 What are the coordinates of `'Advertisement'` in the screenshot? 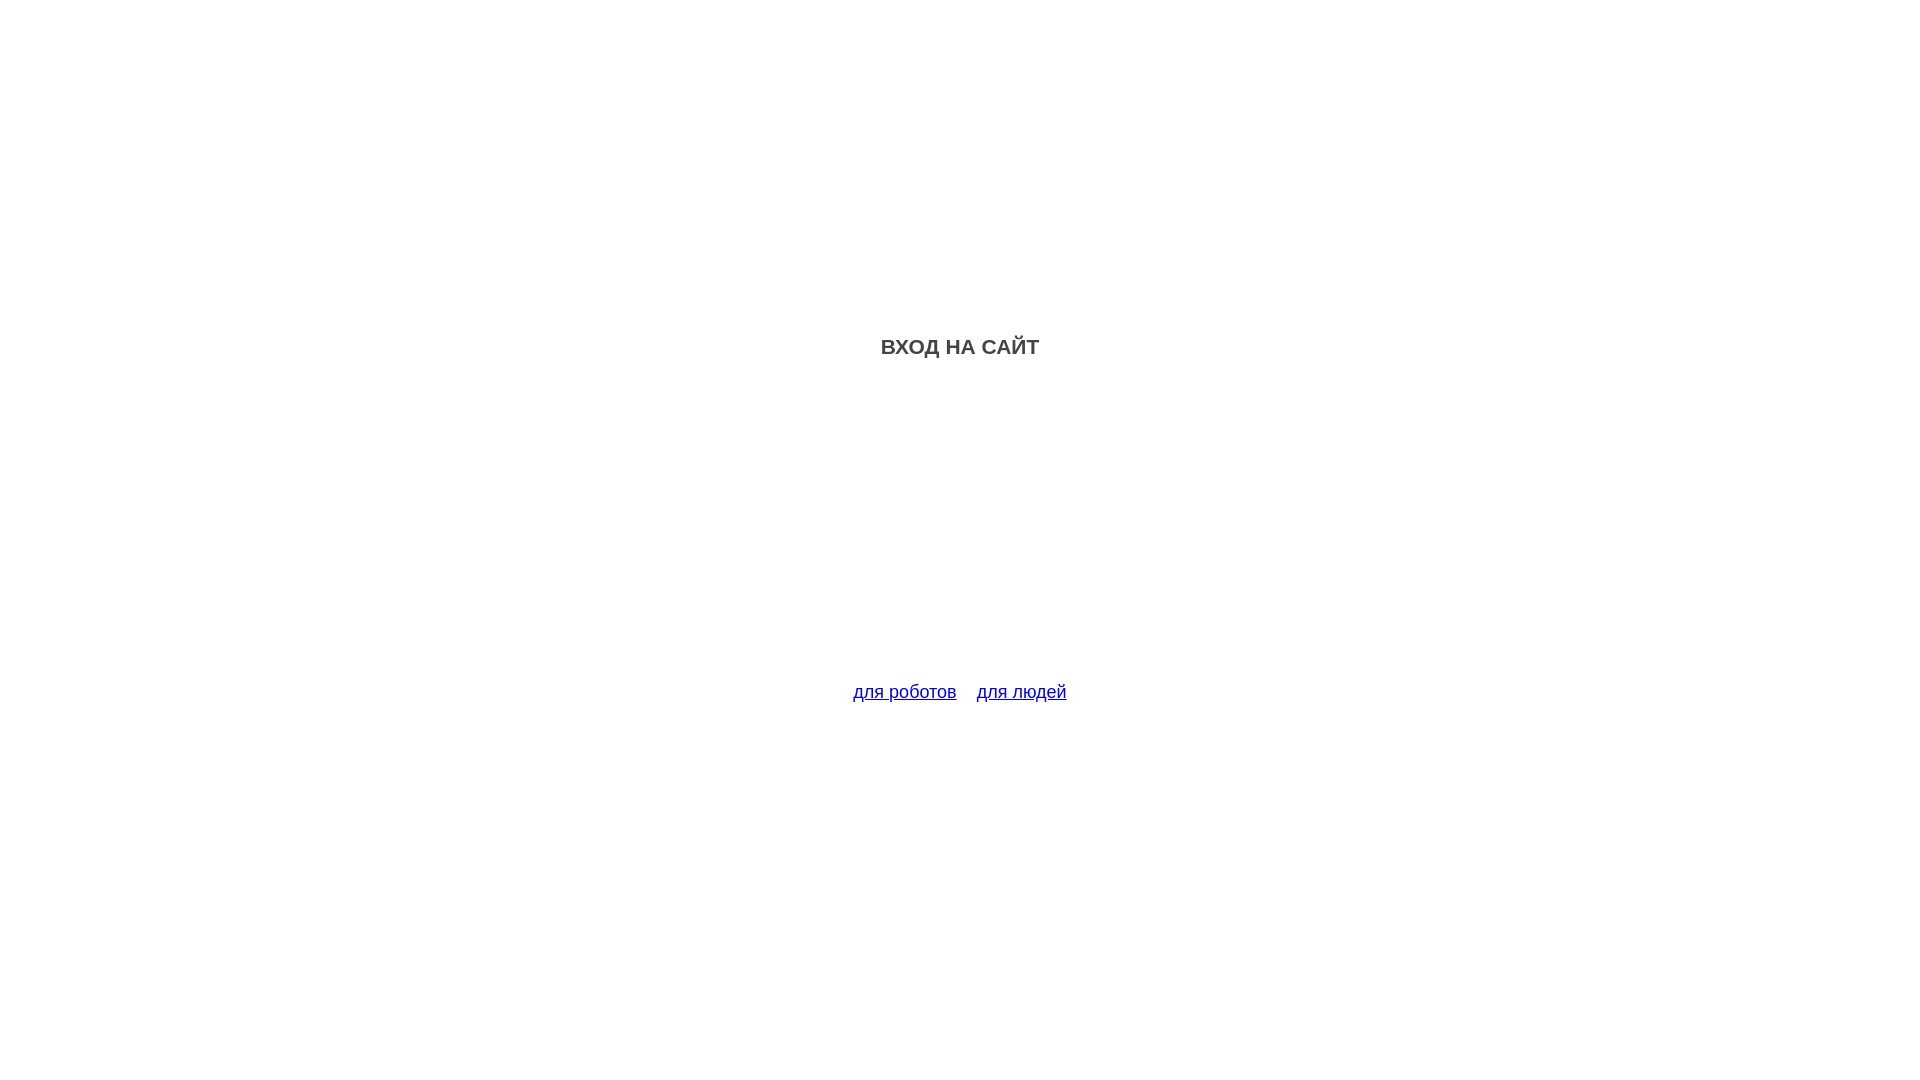 It's located at (960, 531).